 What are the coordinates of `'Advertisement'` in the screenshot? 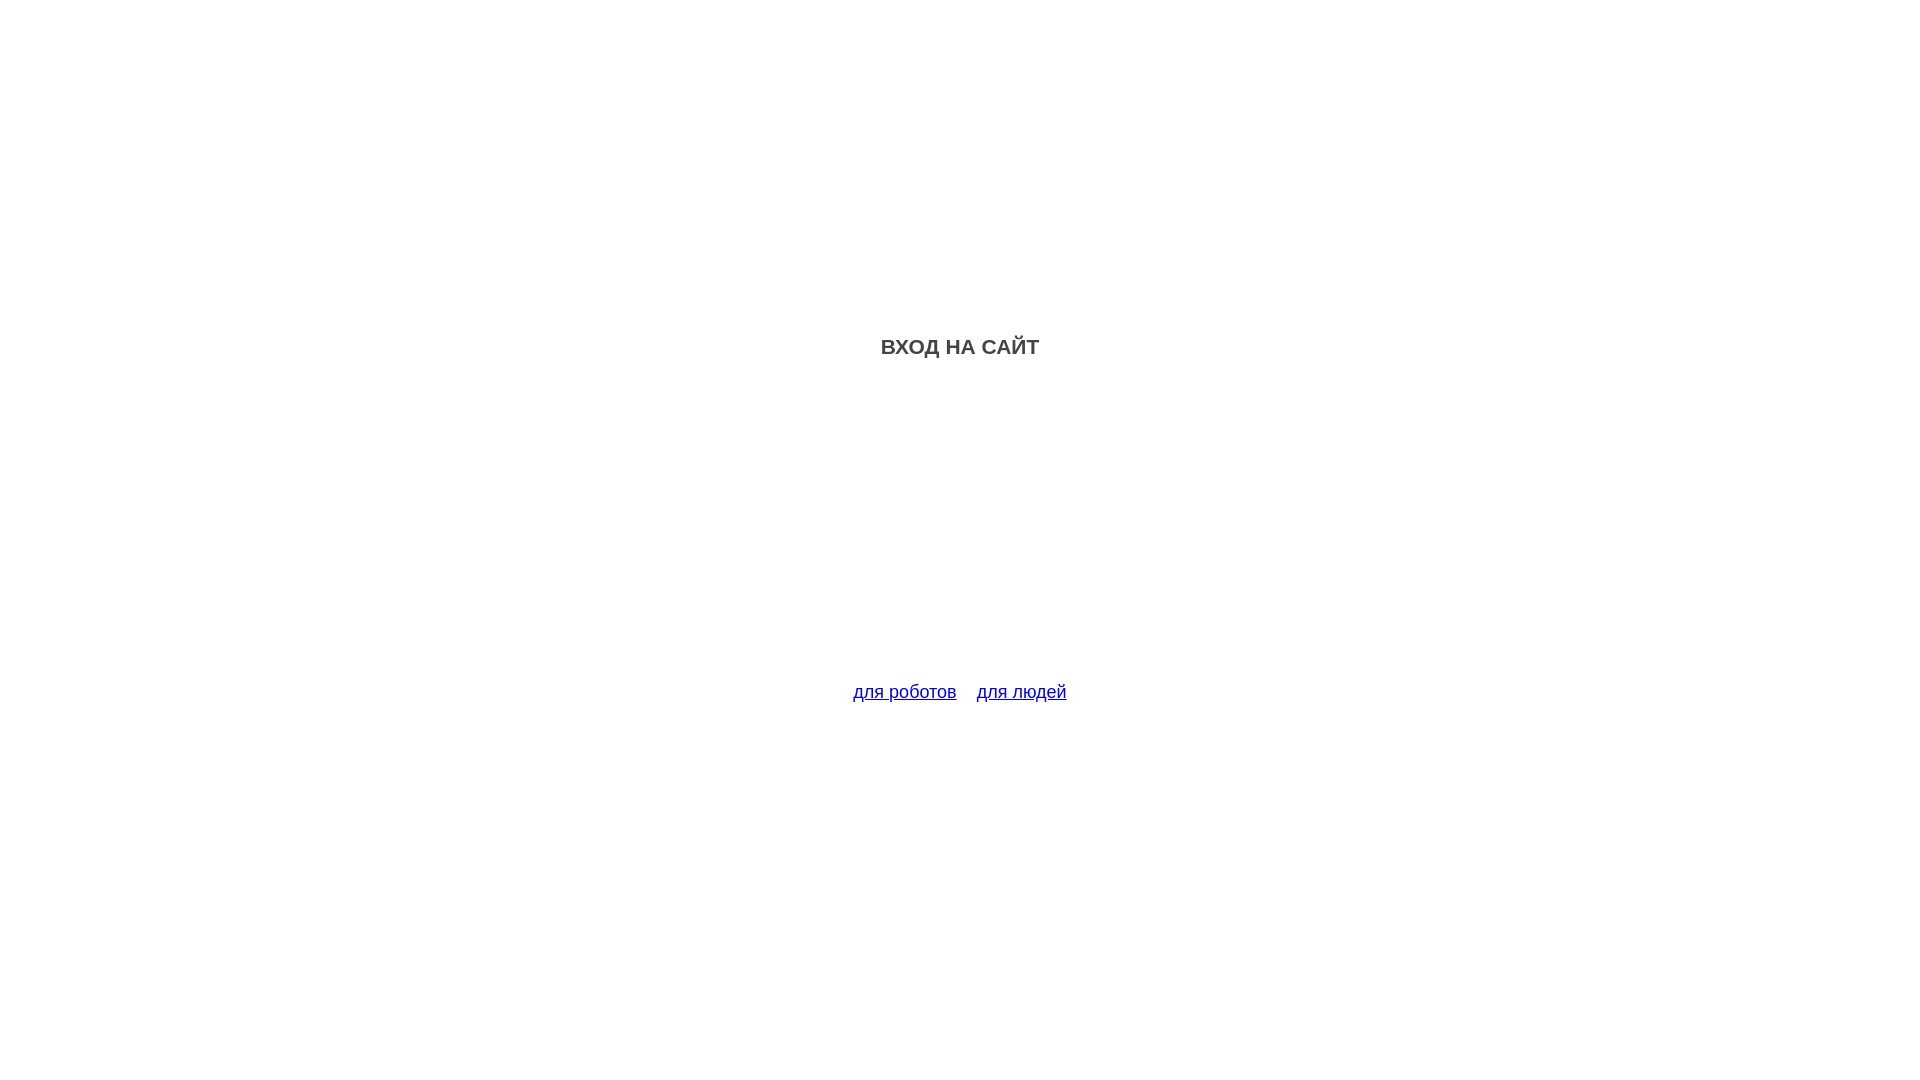 It's located at (960, 531).